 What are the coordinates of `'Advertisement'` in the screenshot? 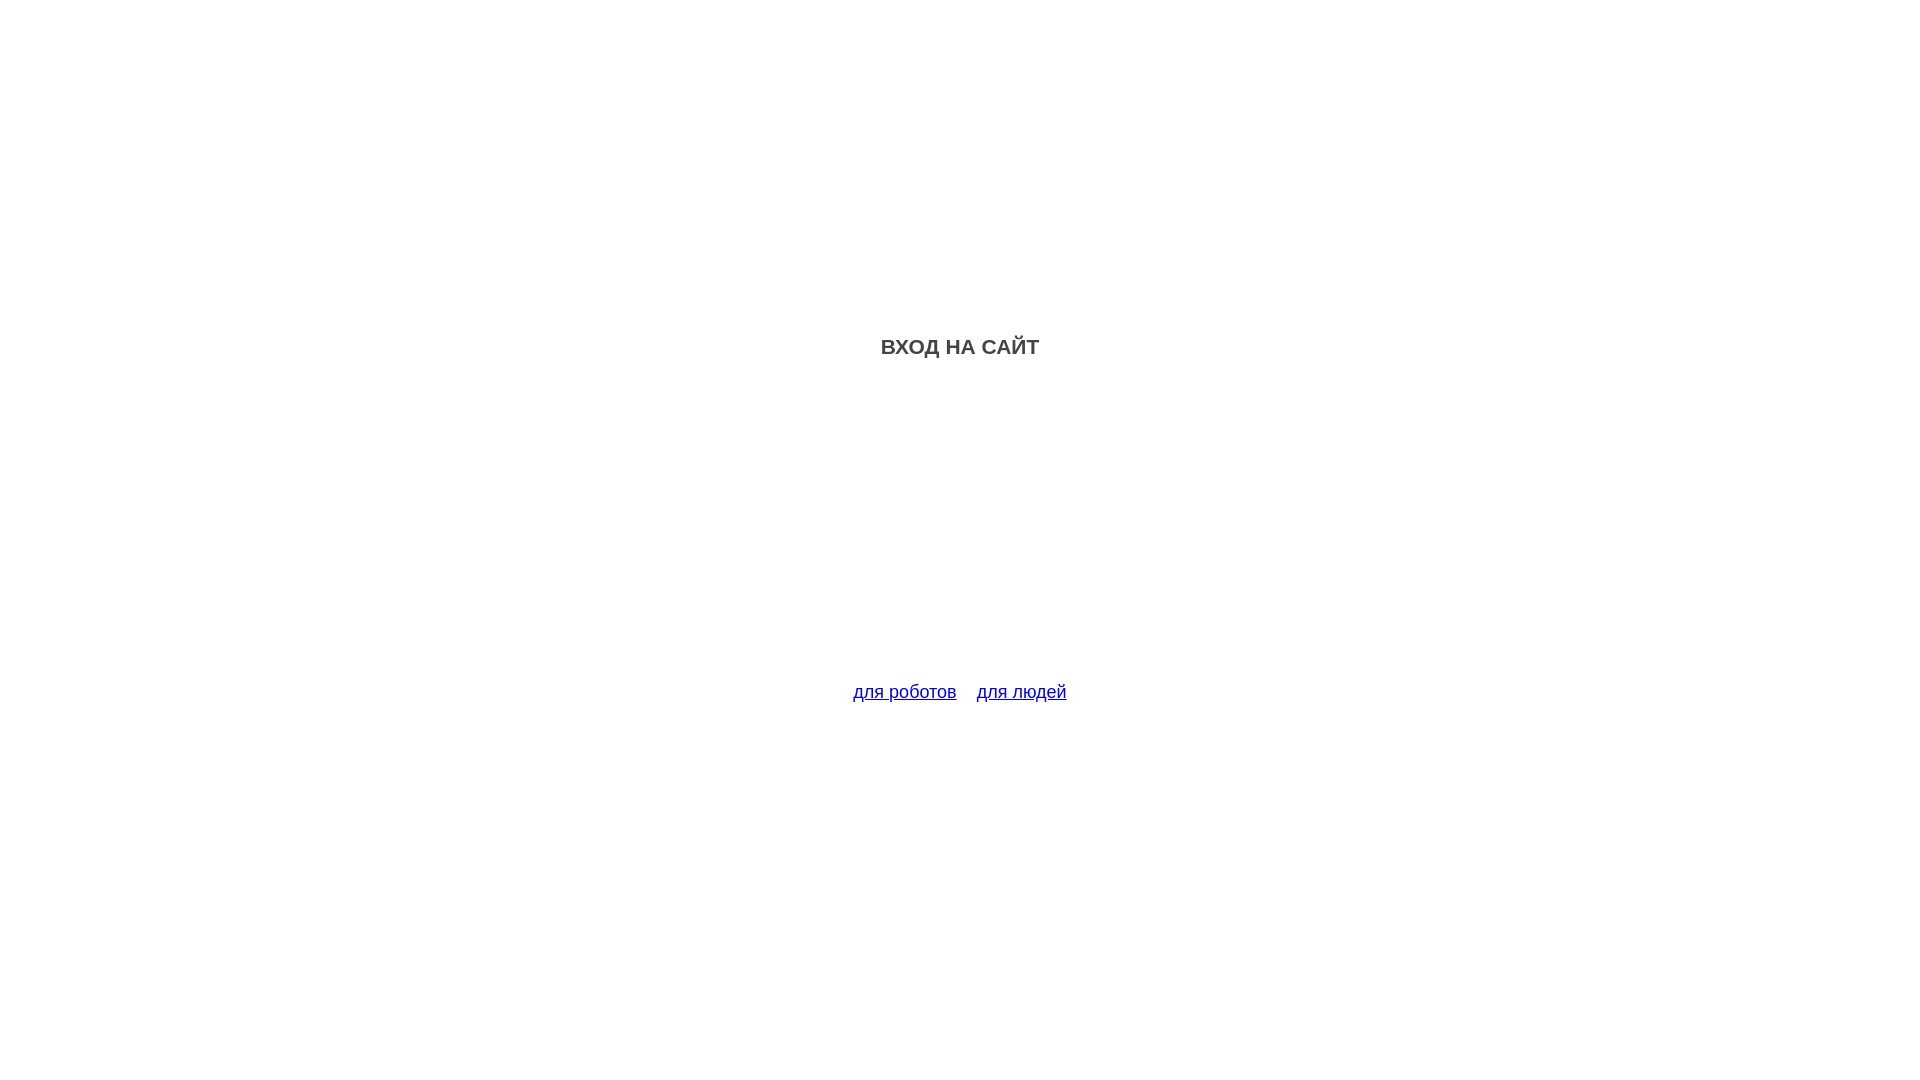 It's located at (960, 531).